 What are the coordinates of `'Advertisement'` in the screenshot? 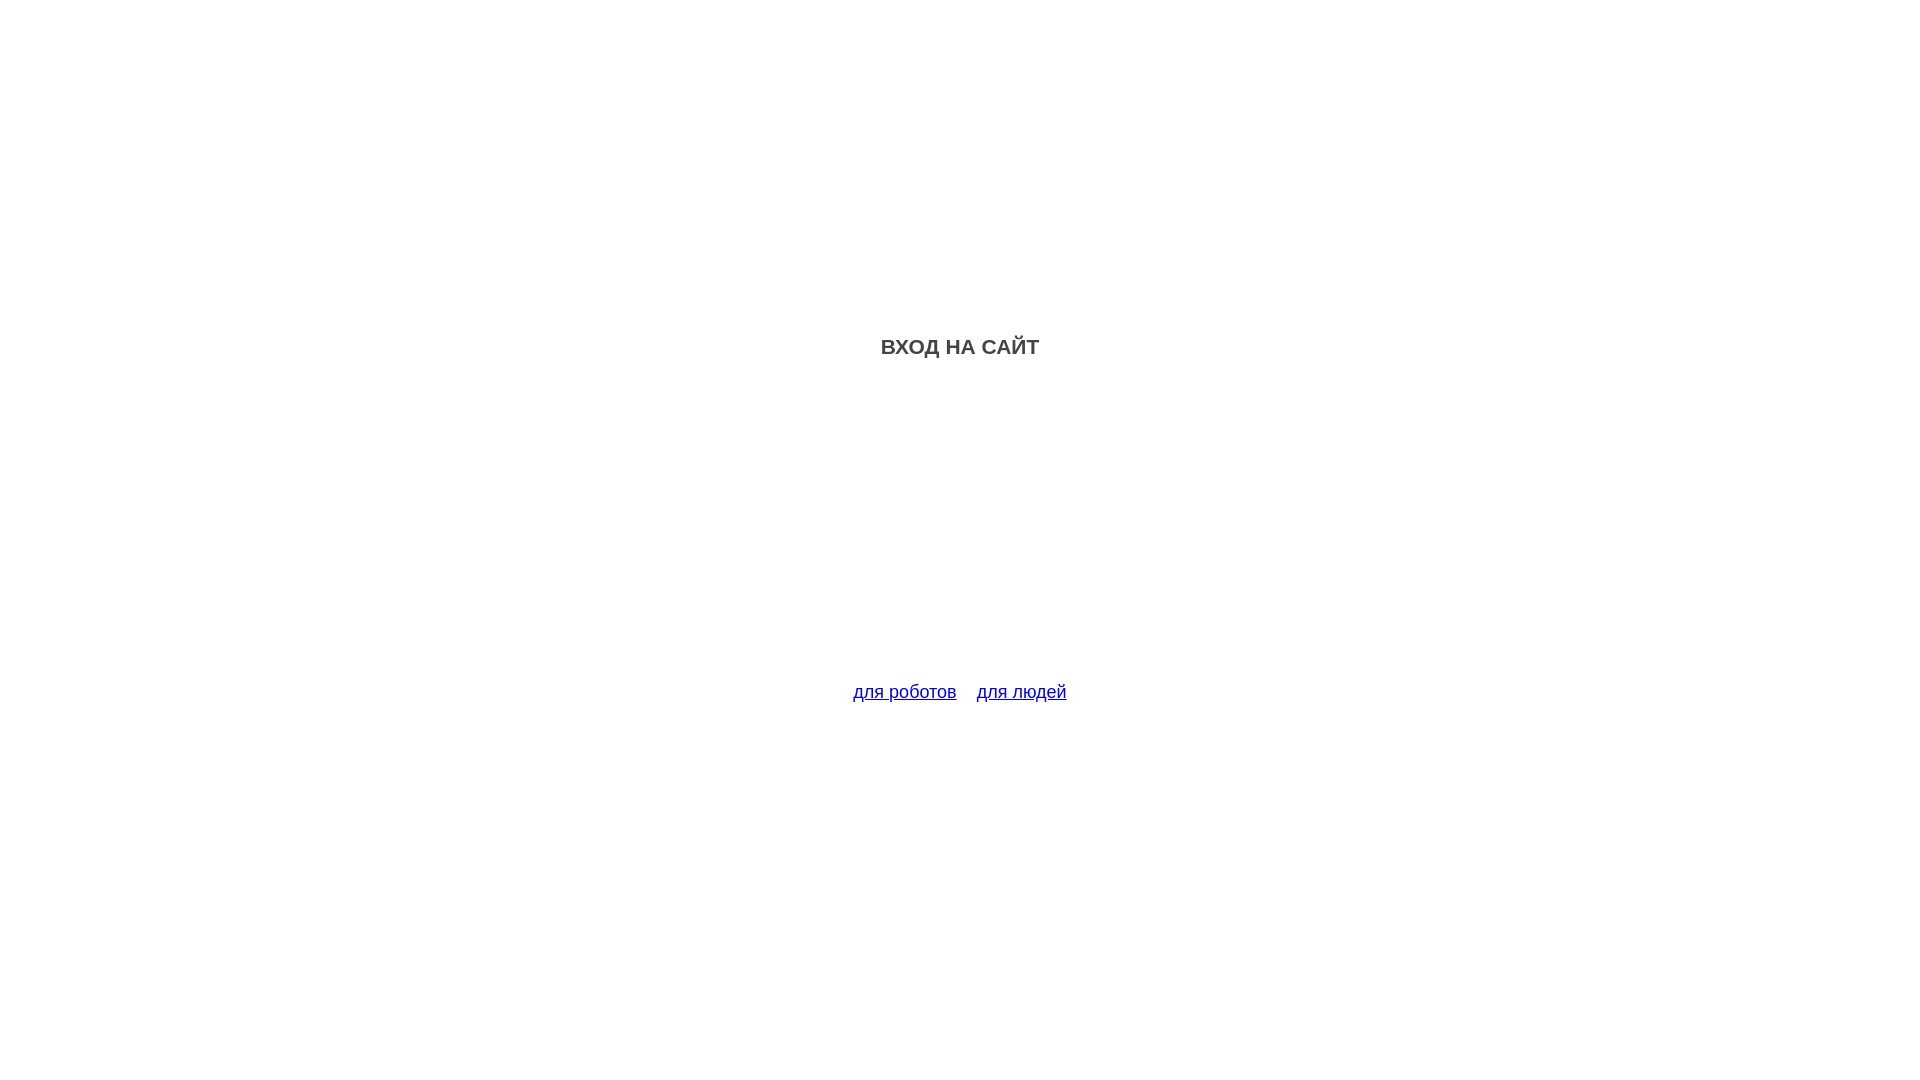 It's located at (960, 531).